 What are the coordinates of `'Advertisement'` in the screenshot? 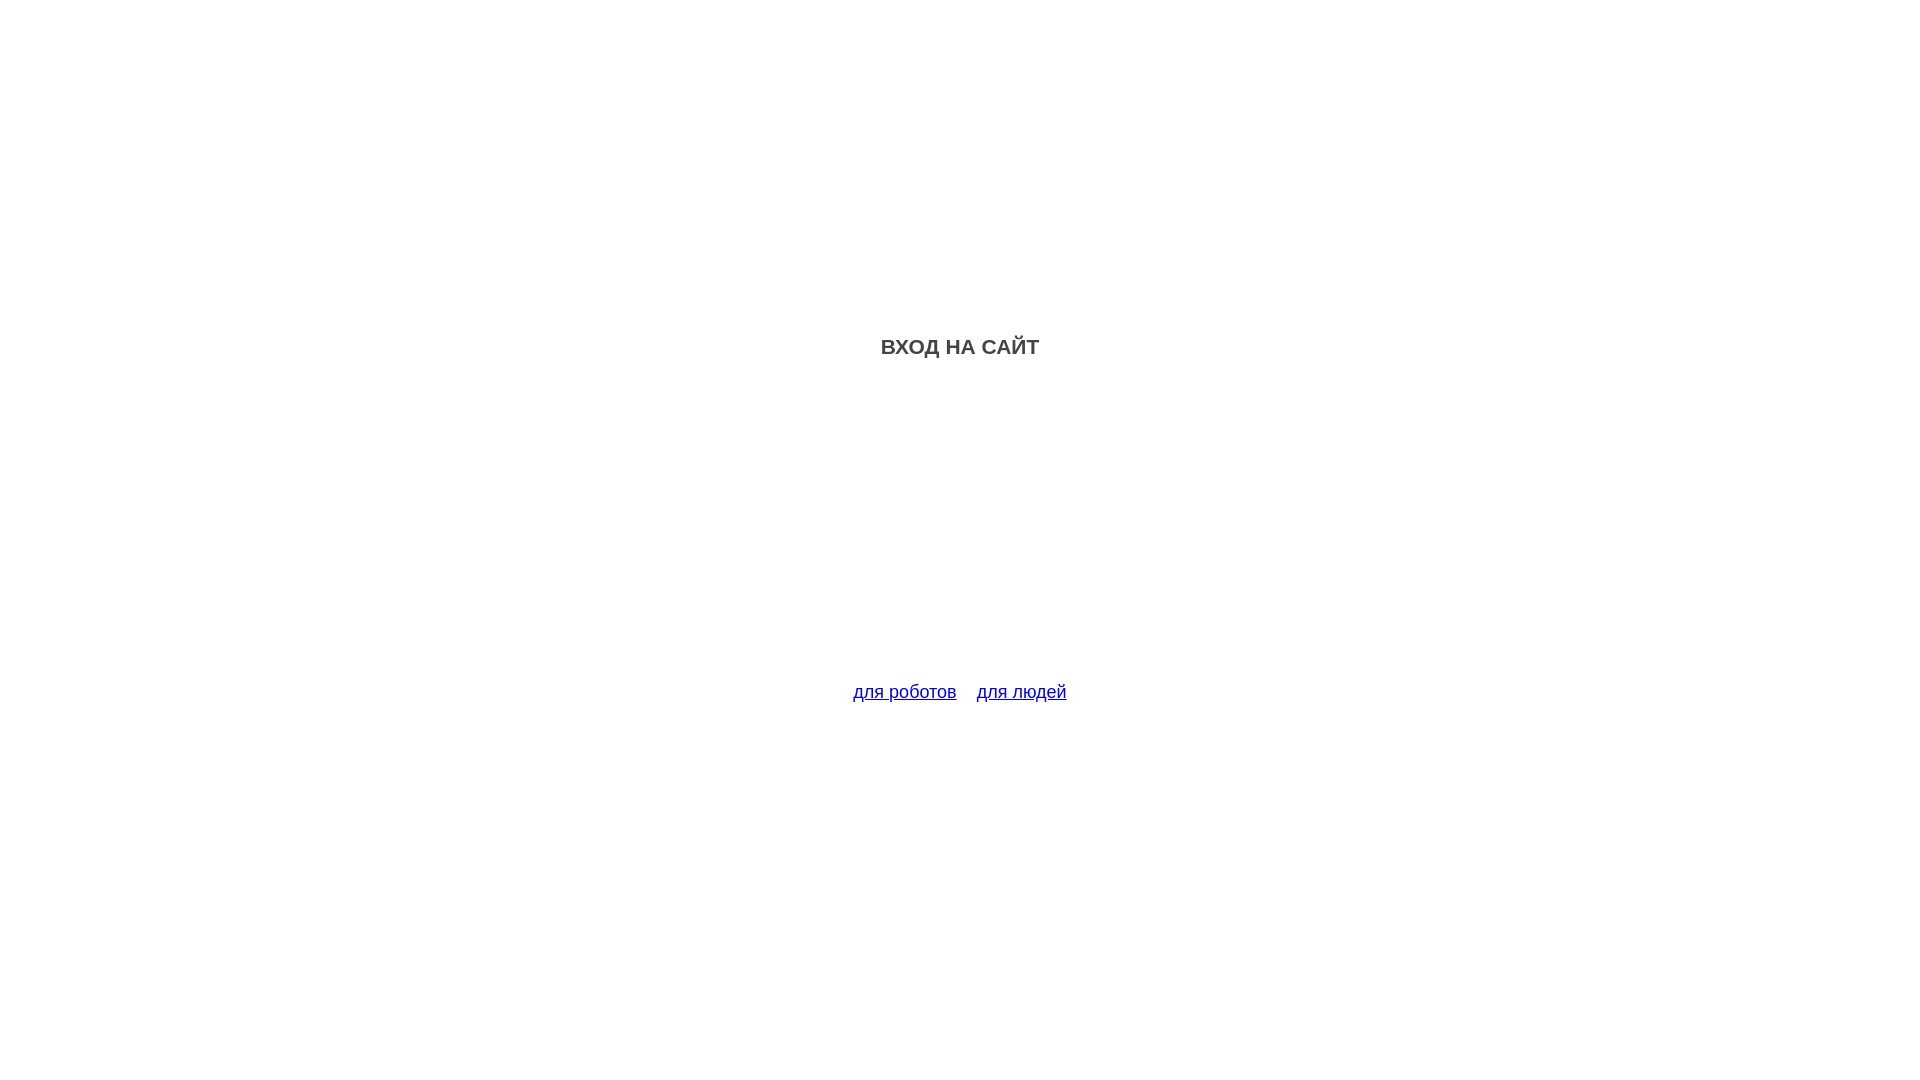 It's located at (960, 531).